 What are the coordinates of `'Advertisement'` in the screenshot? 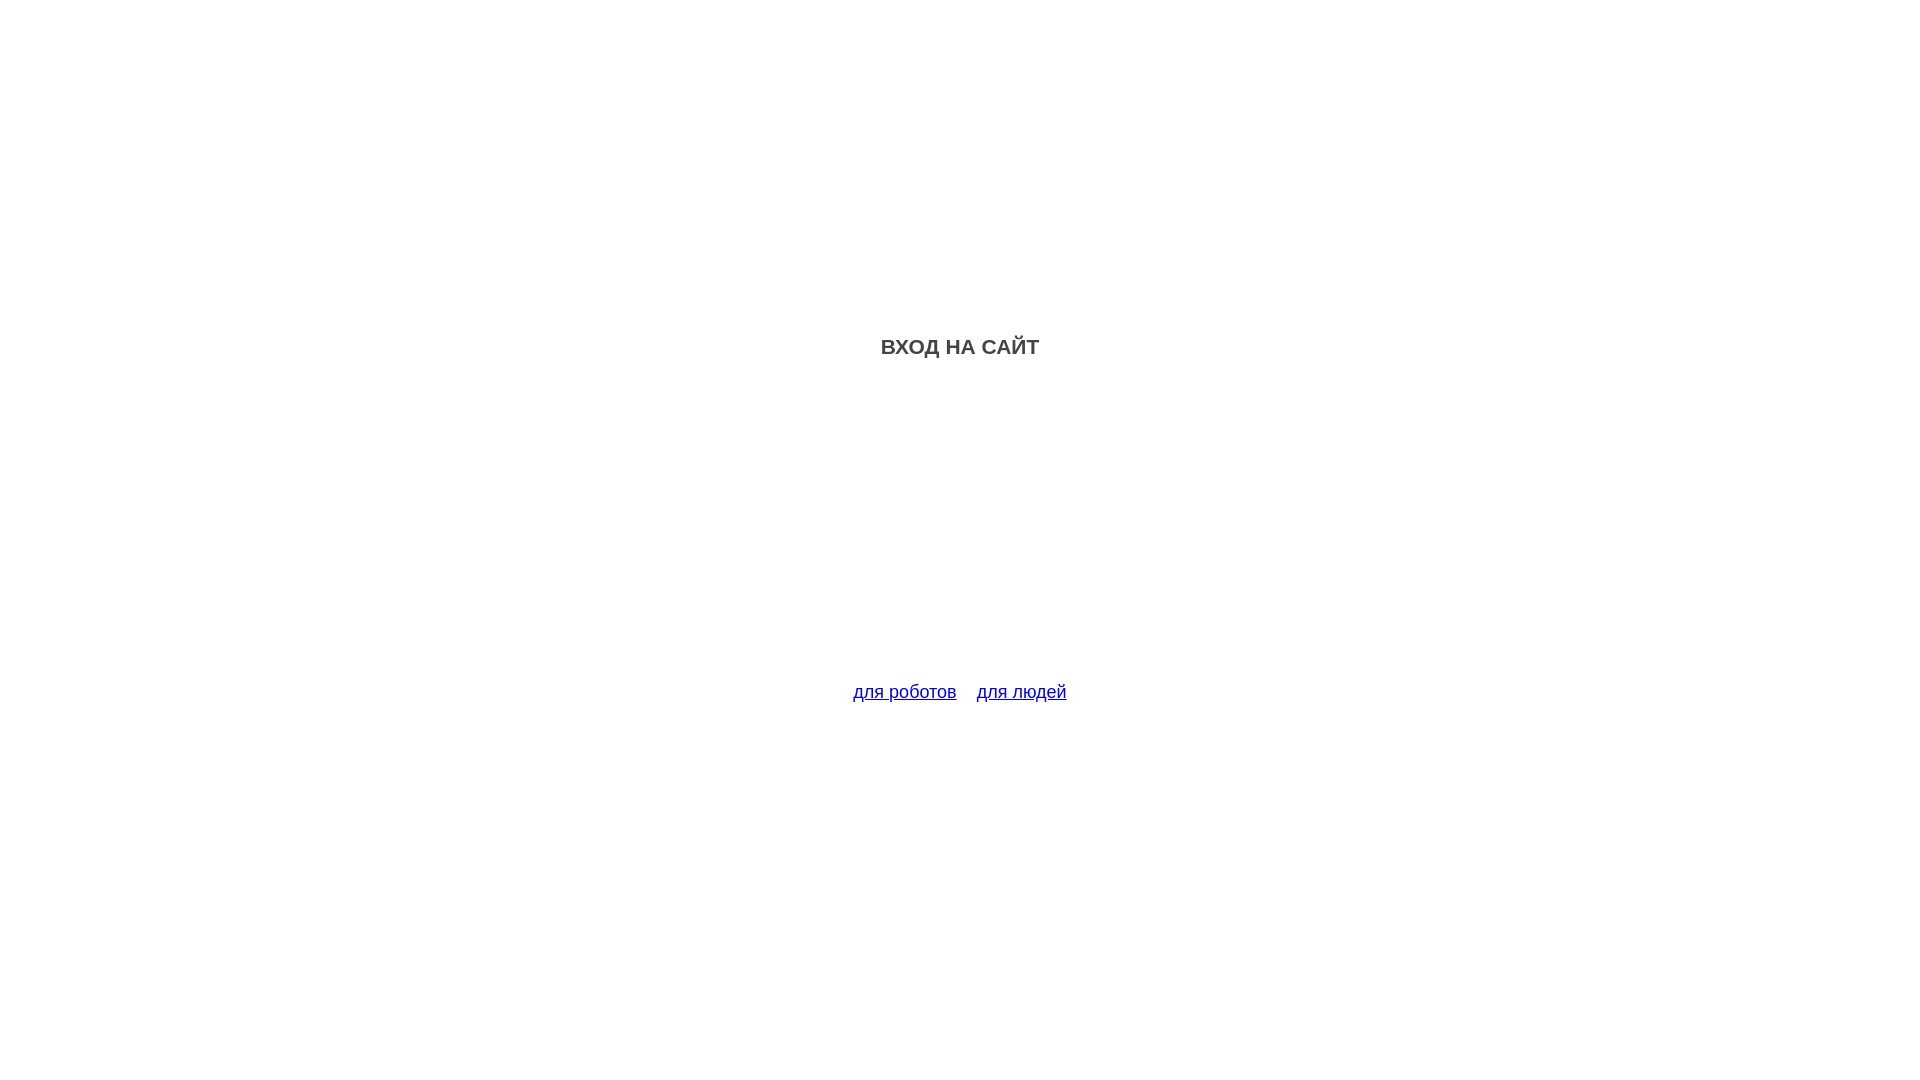 It's located at (960, 531).